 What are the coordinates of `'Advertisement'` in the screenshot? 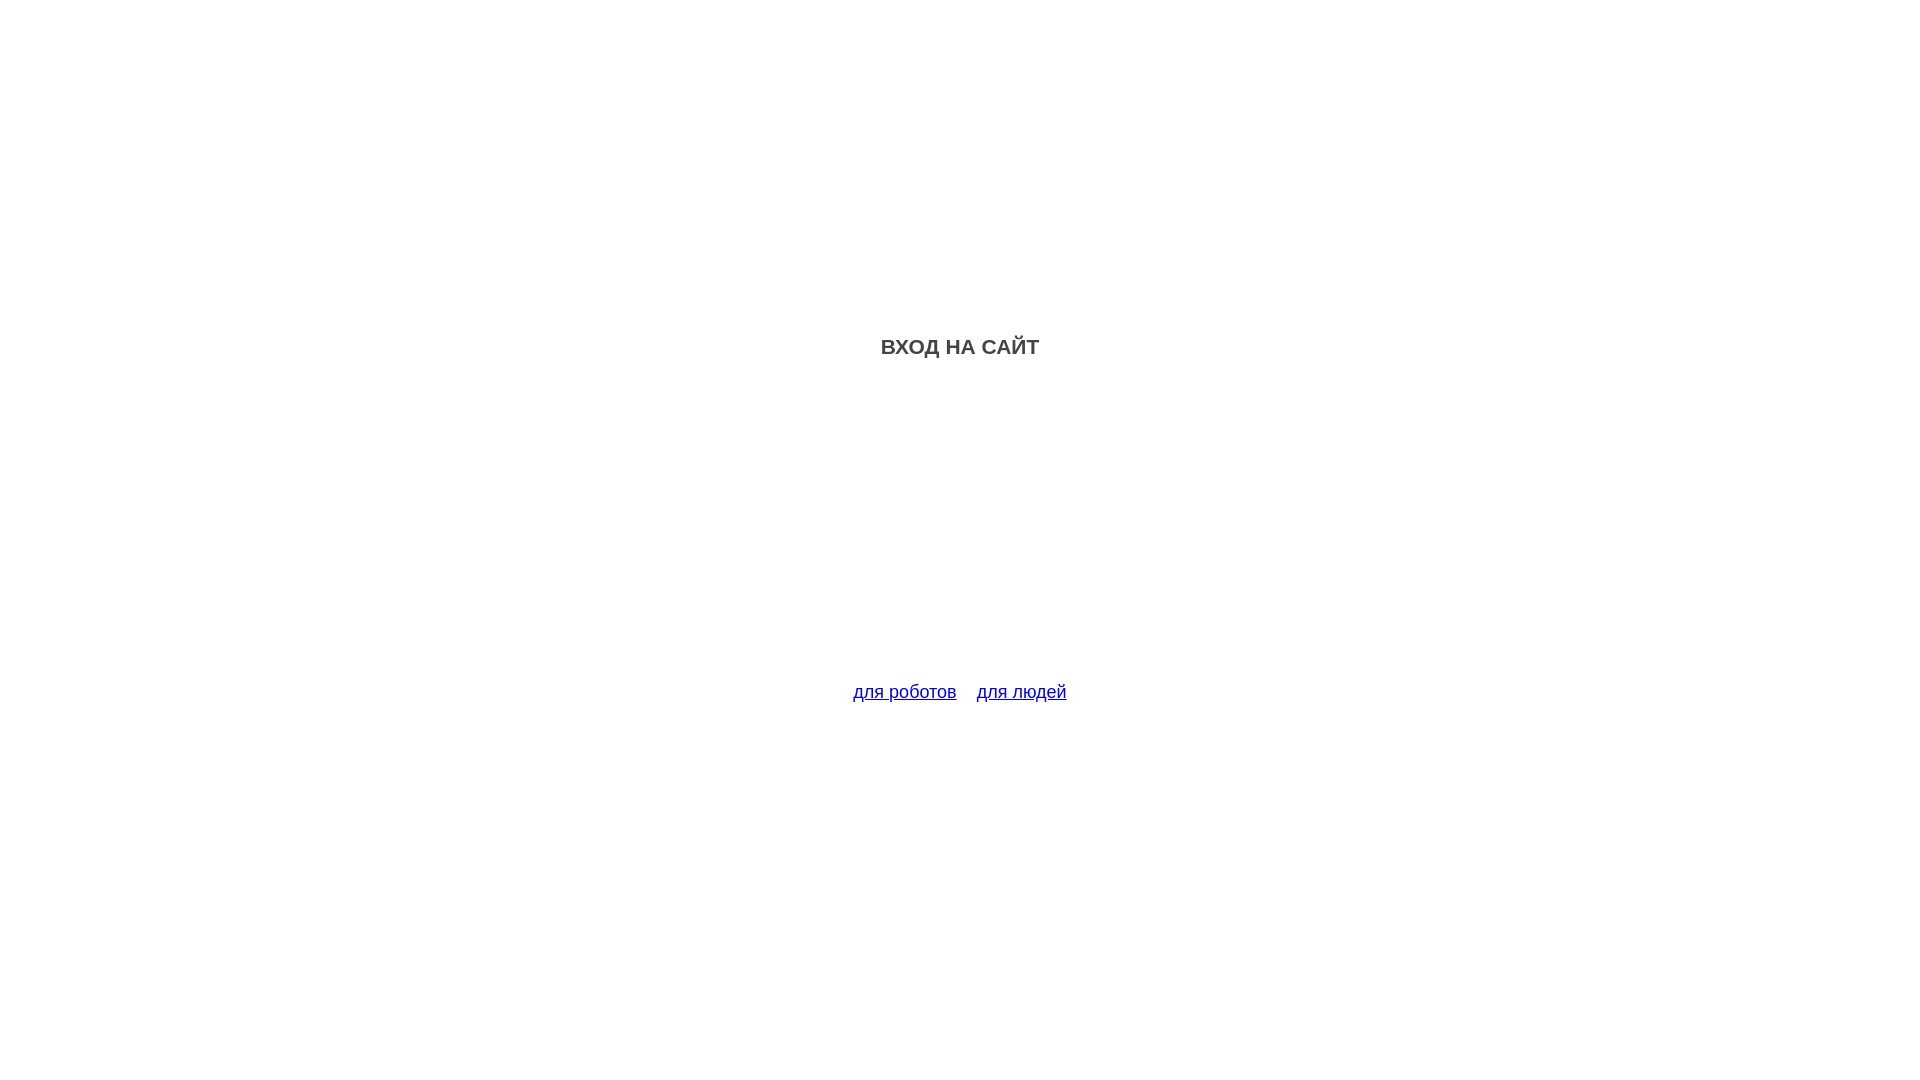 It's located at (960, 531).